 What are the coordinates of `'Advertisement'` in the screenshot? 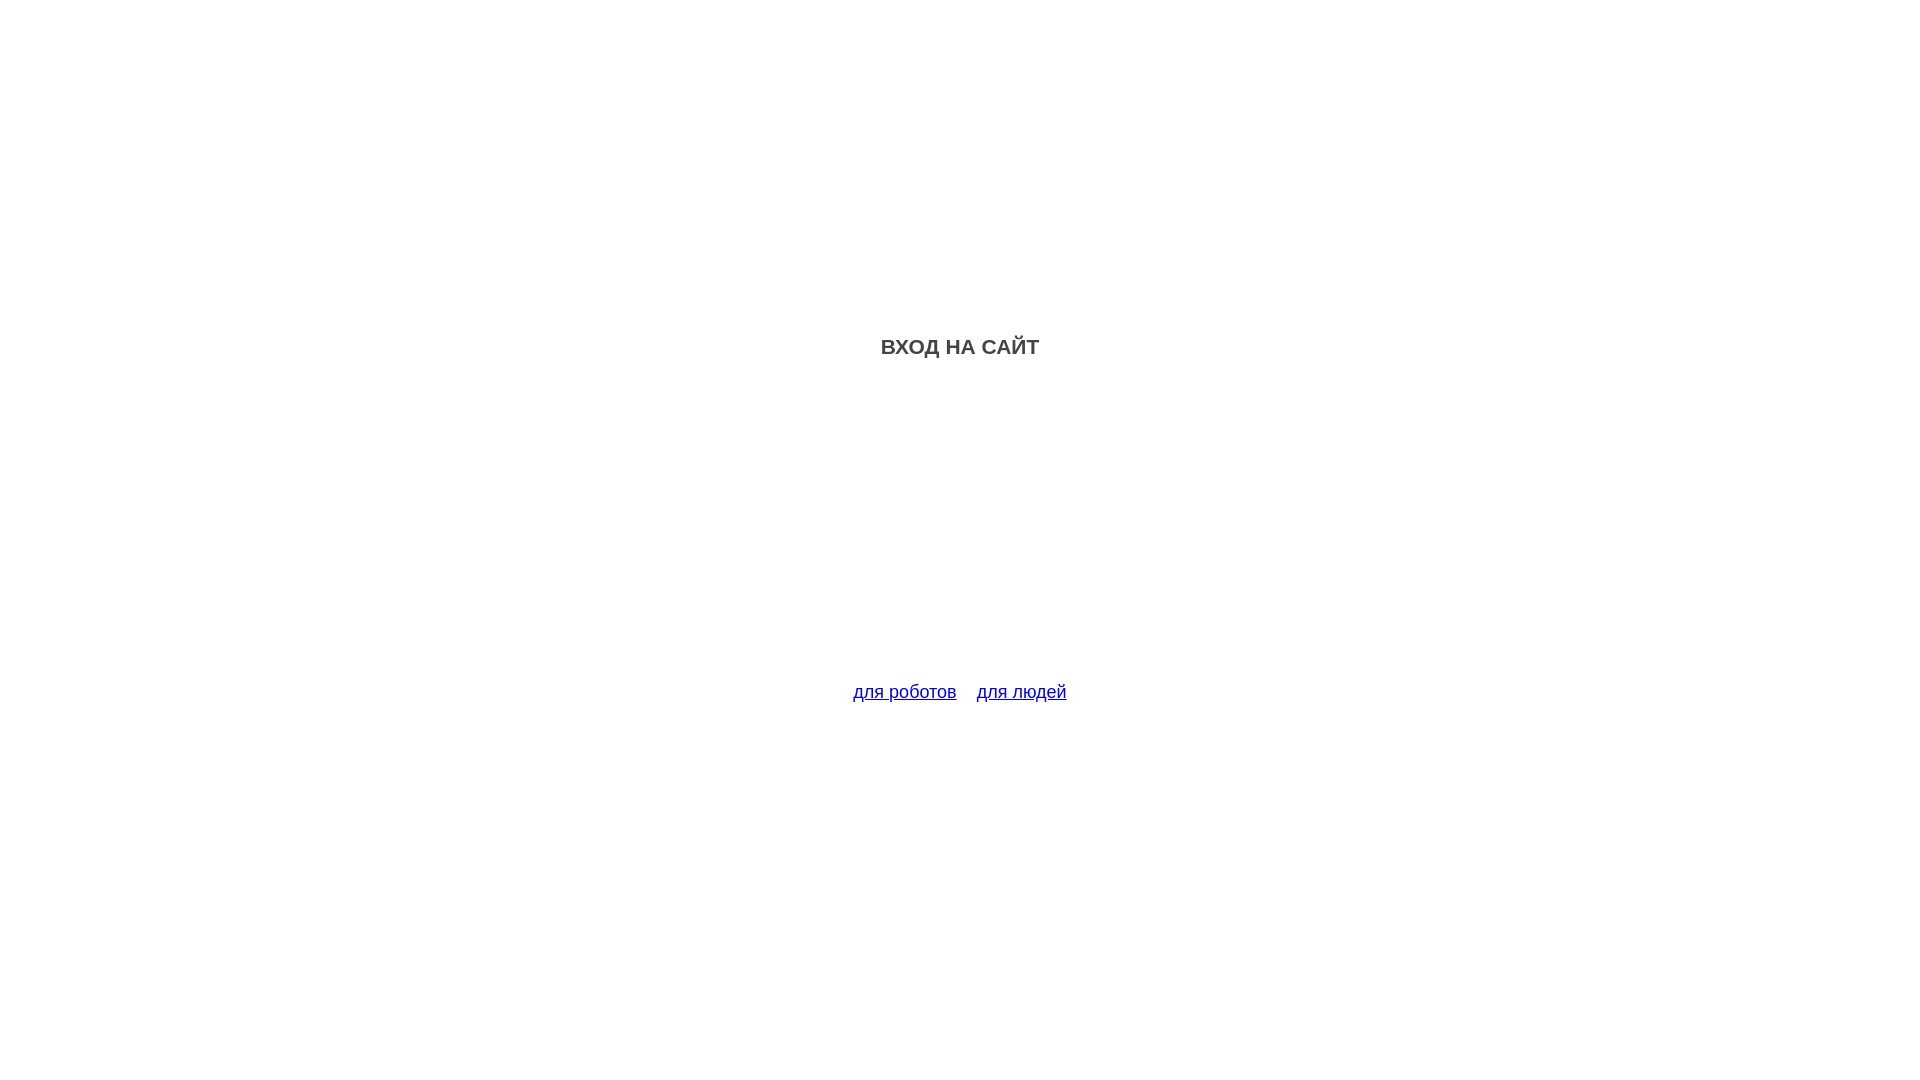 It's located at (960, 531).